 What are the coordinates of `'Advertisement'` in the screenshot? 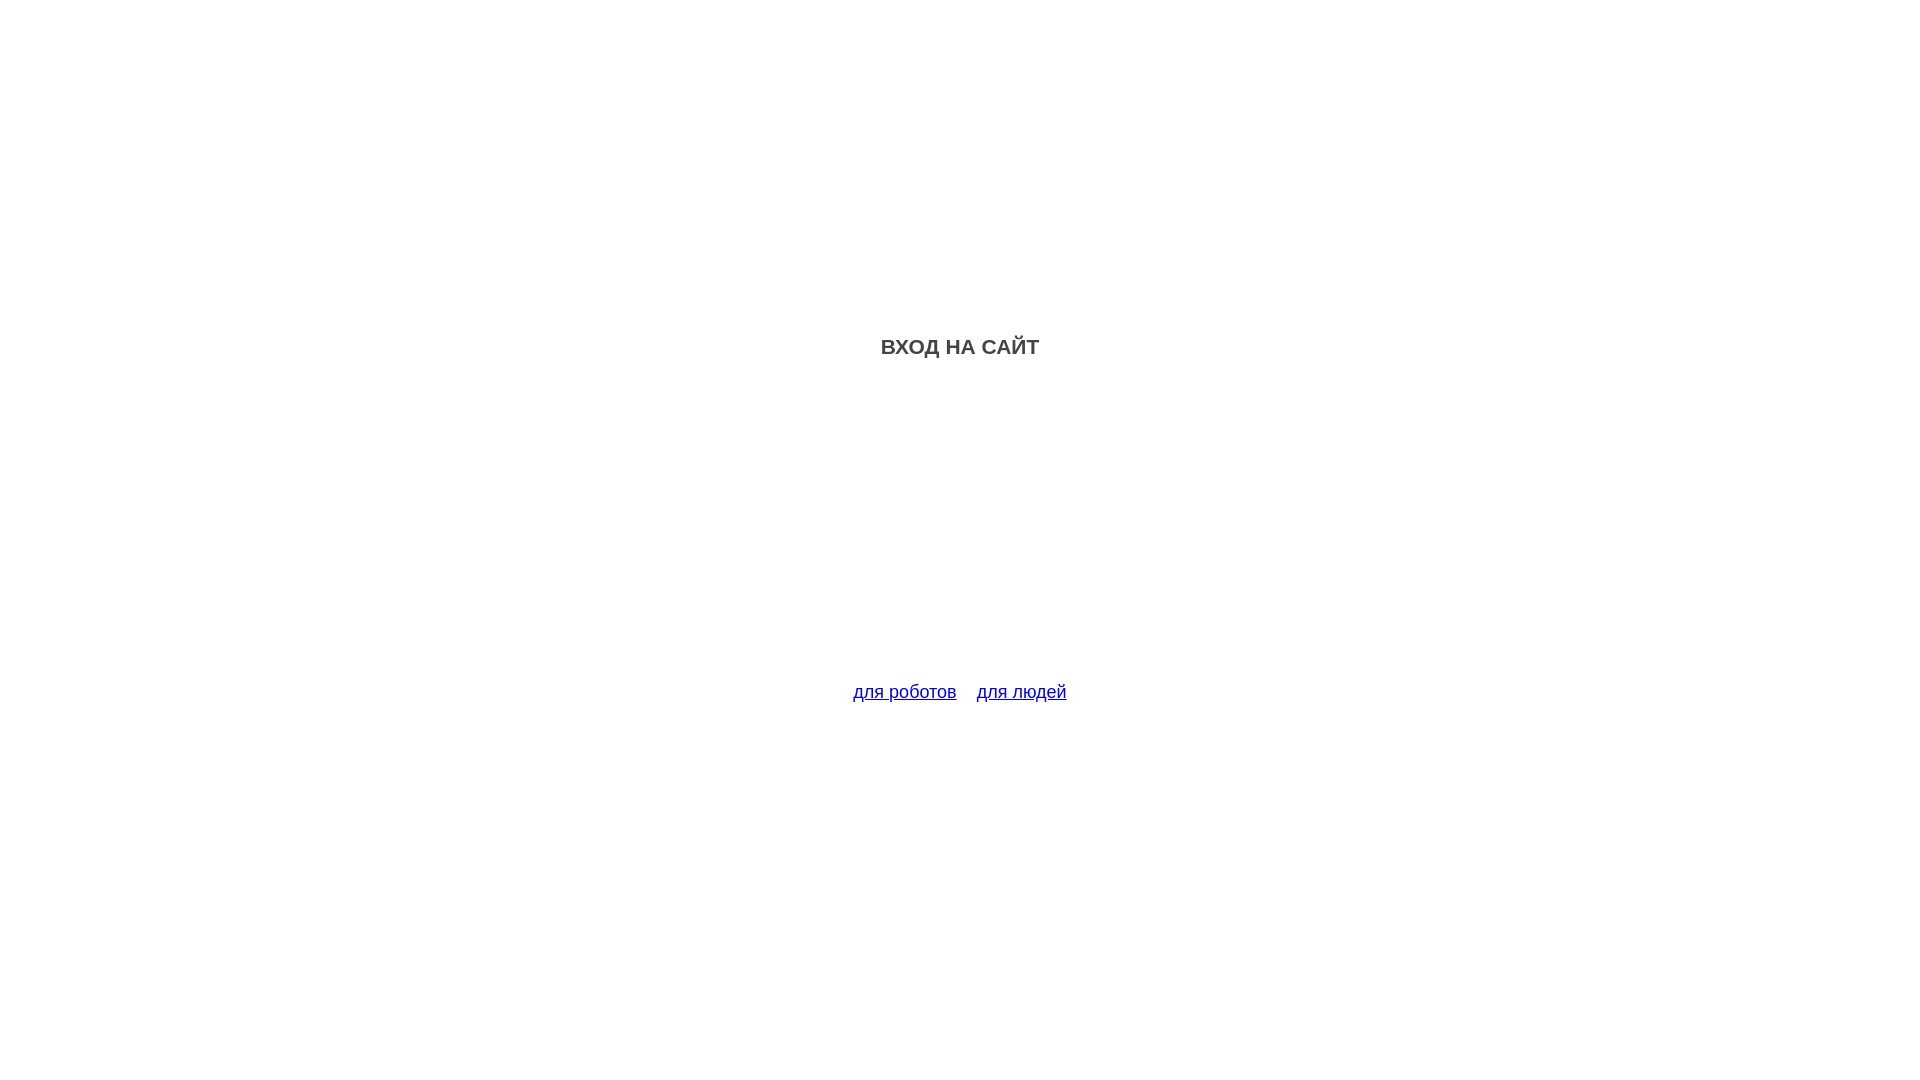 It's located at (960, 531).